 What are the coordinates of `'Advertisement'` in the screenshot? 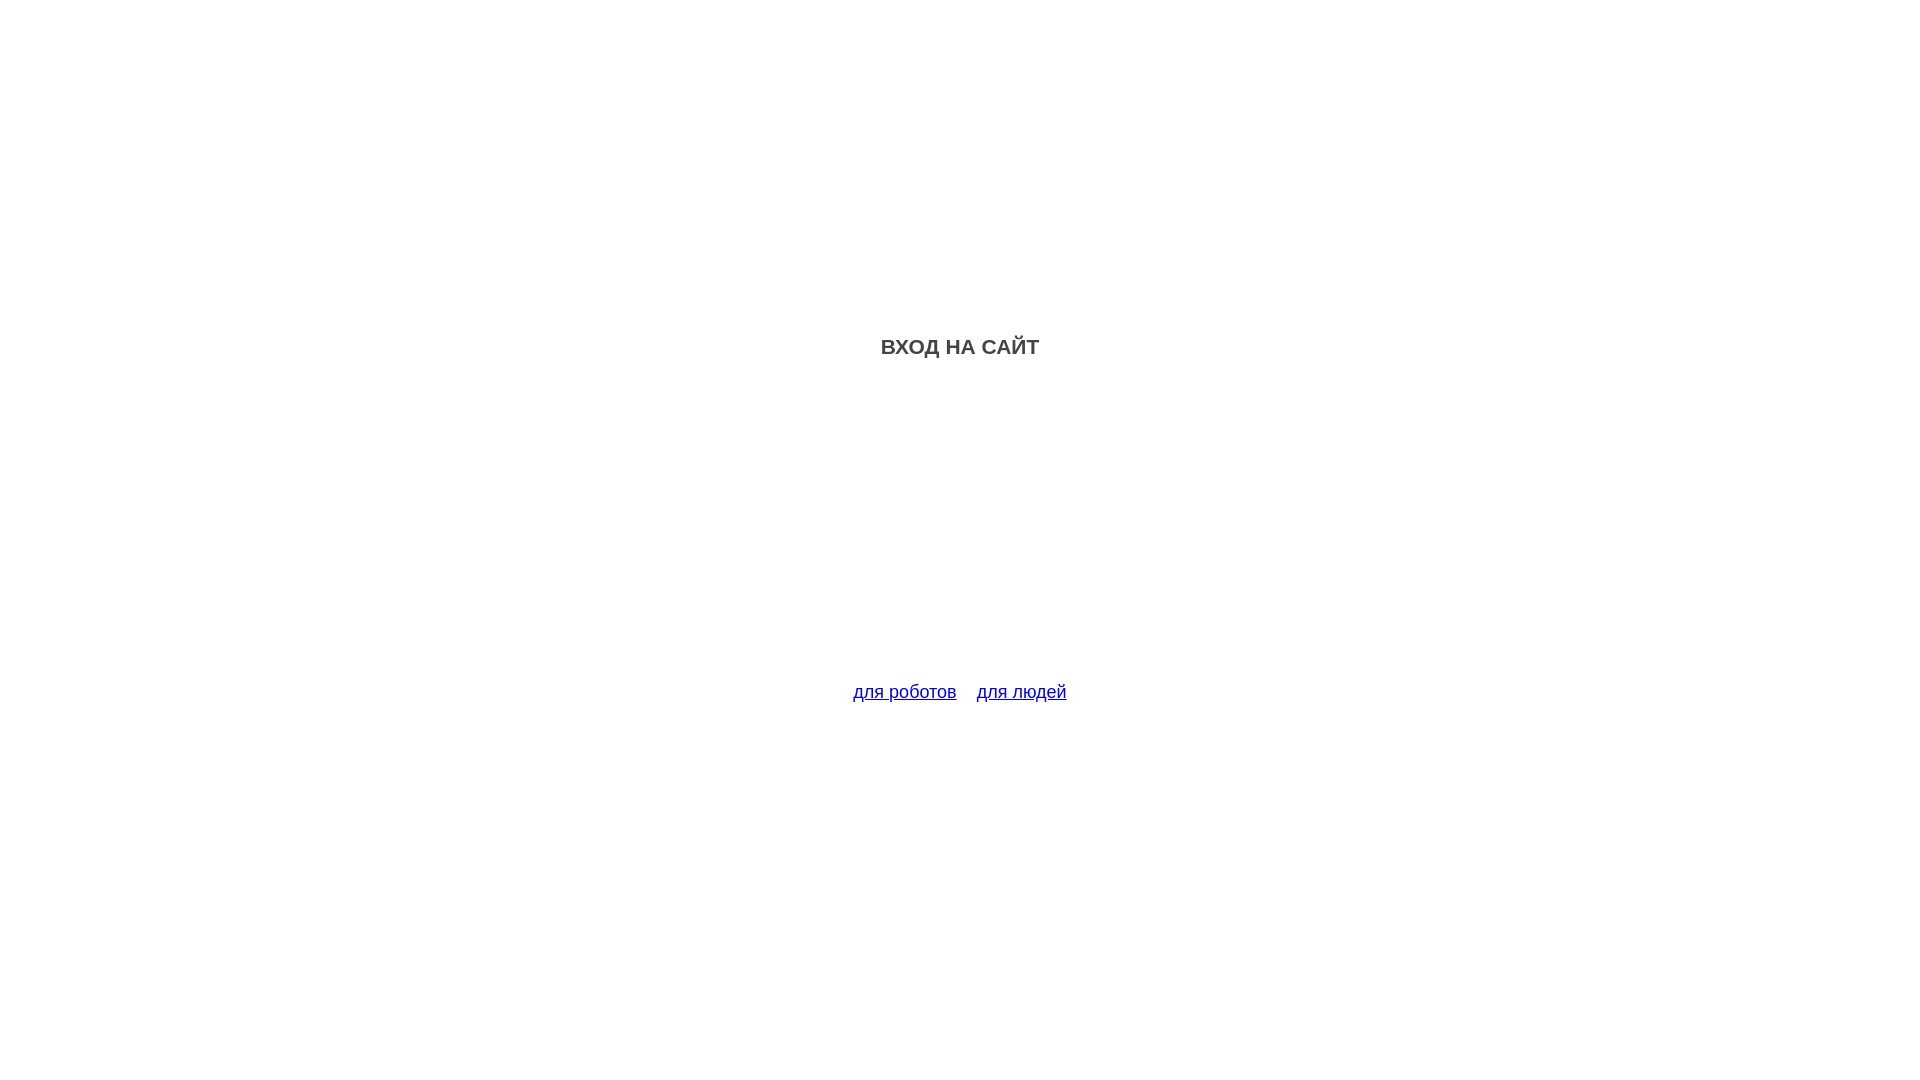 It's located at (960, 531).